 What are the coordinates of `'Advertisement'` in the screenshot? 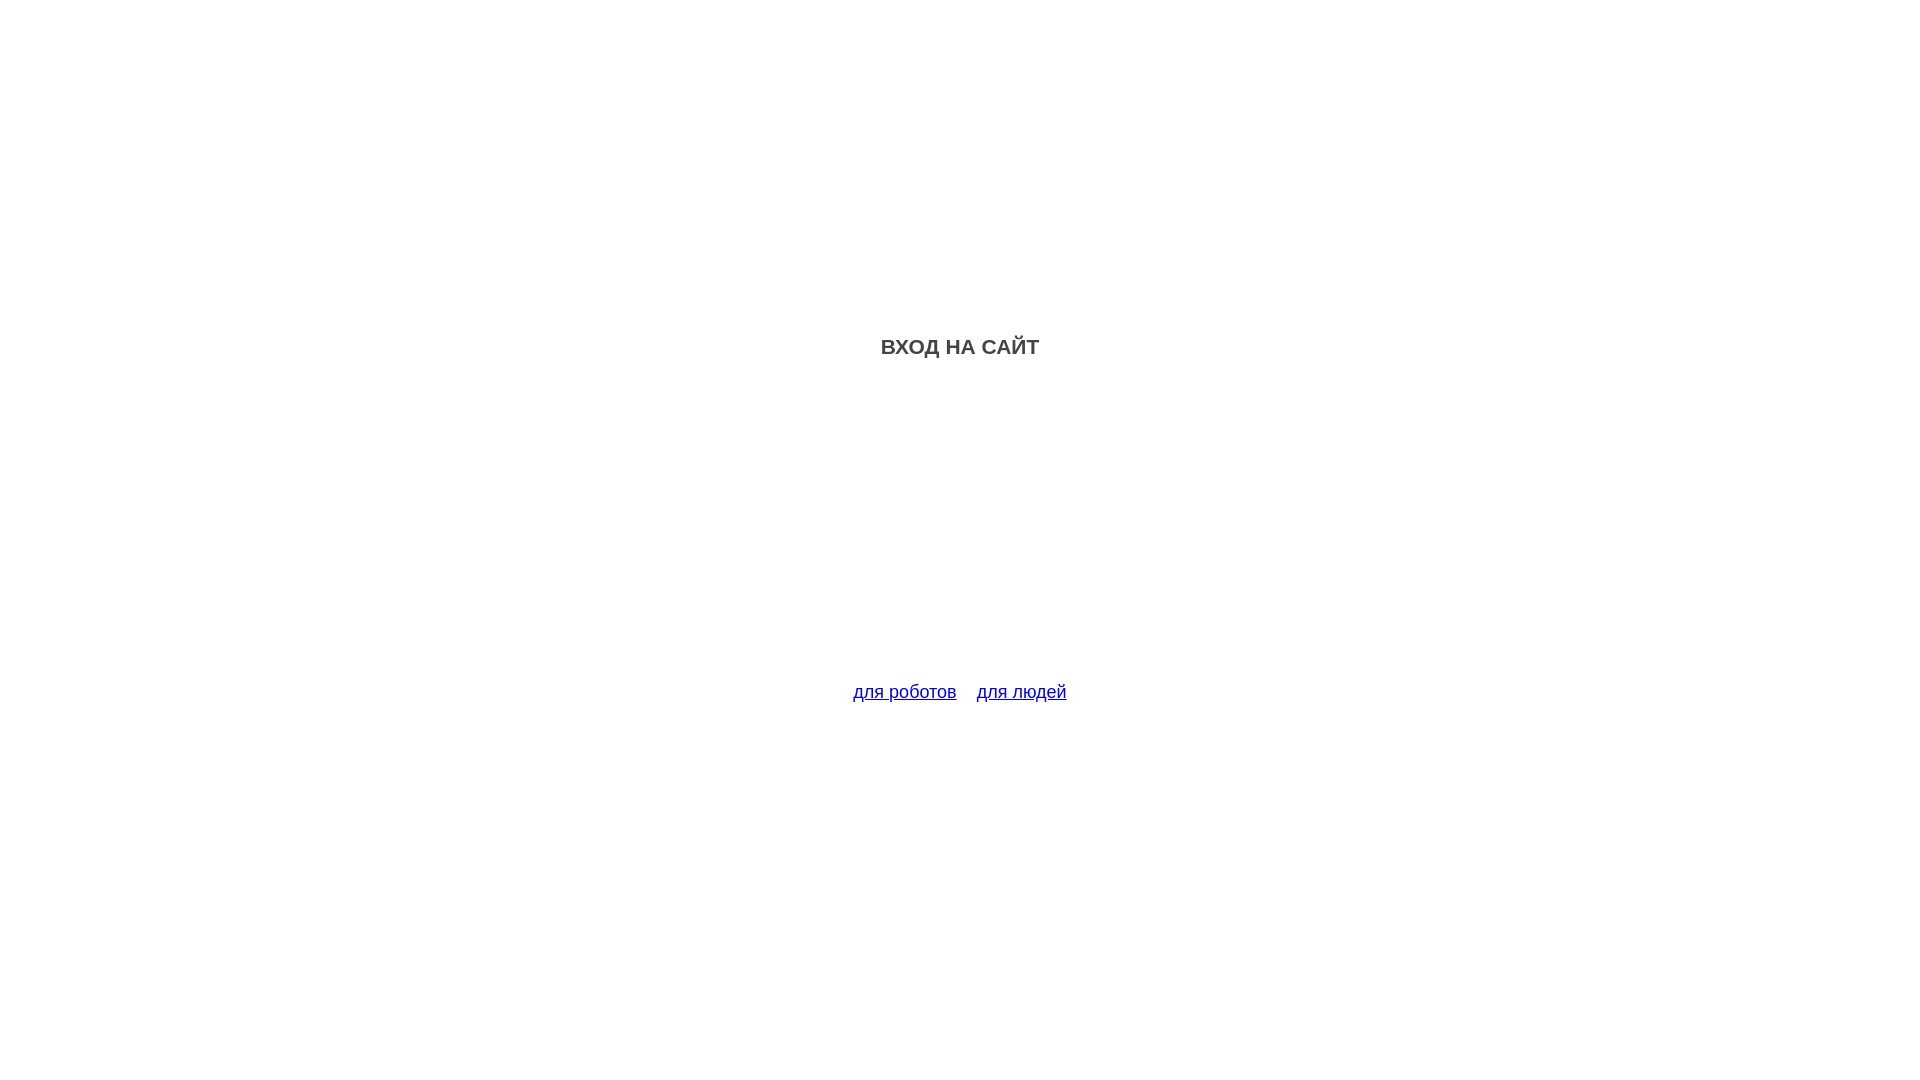 It's located at (960, 531).